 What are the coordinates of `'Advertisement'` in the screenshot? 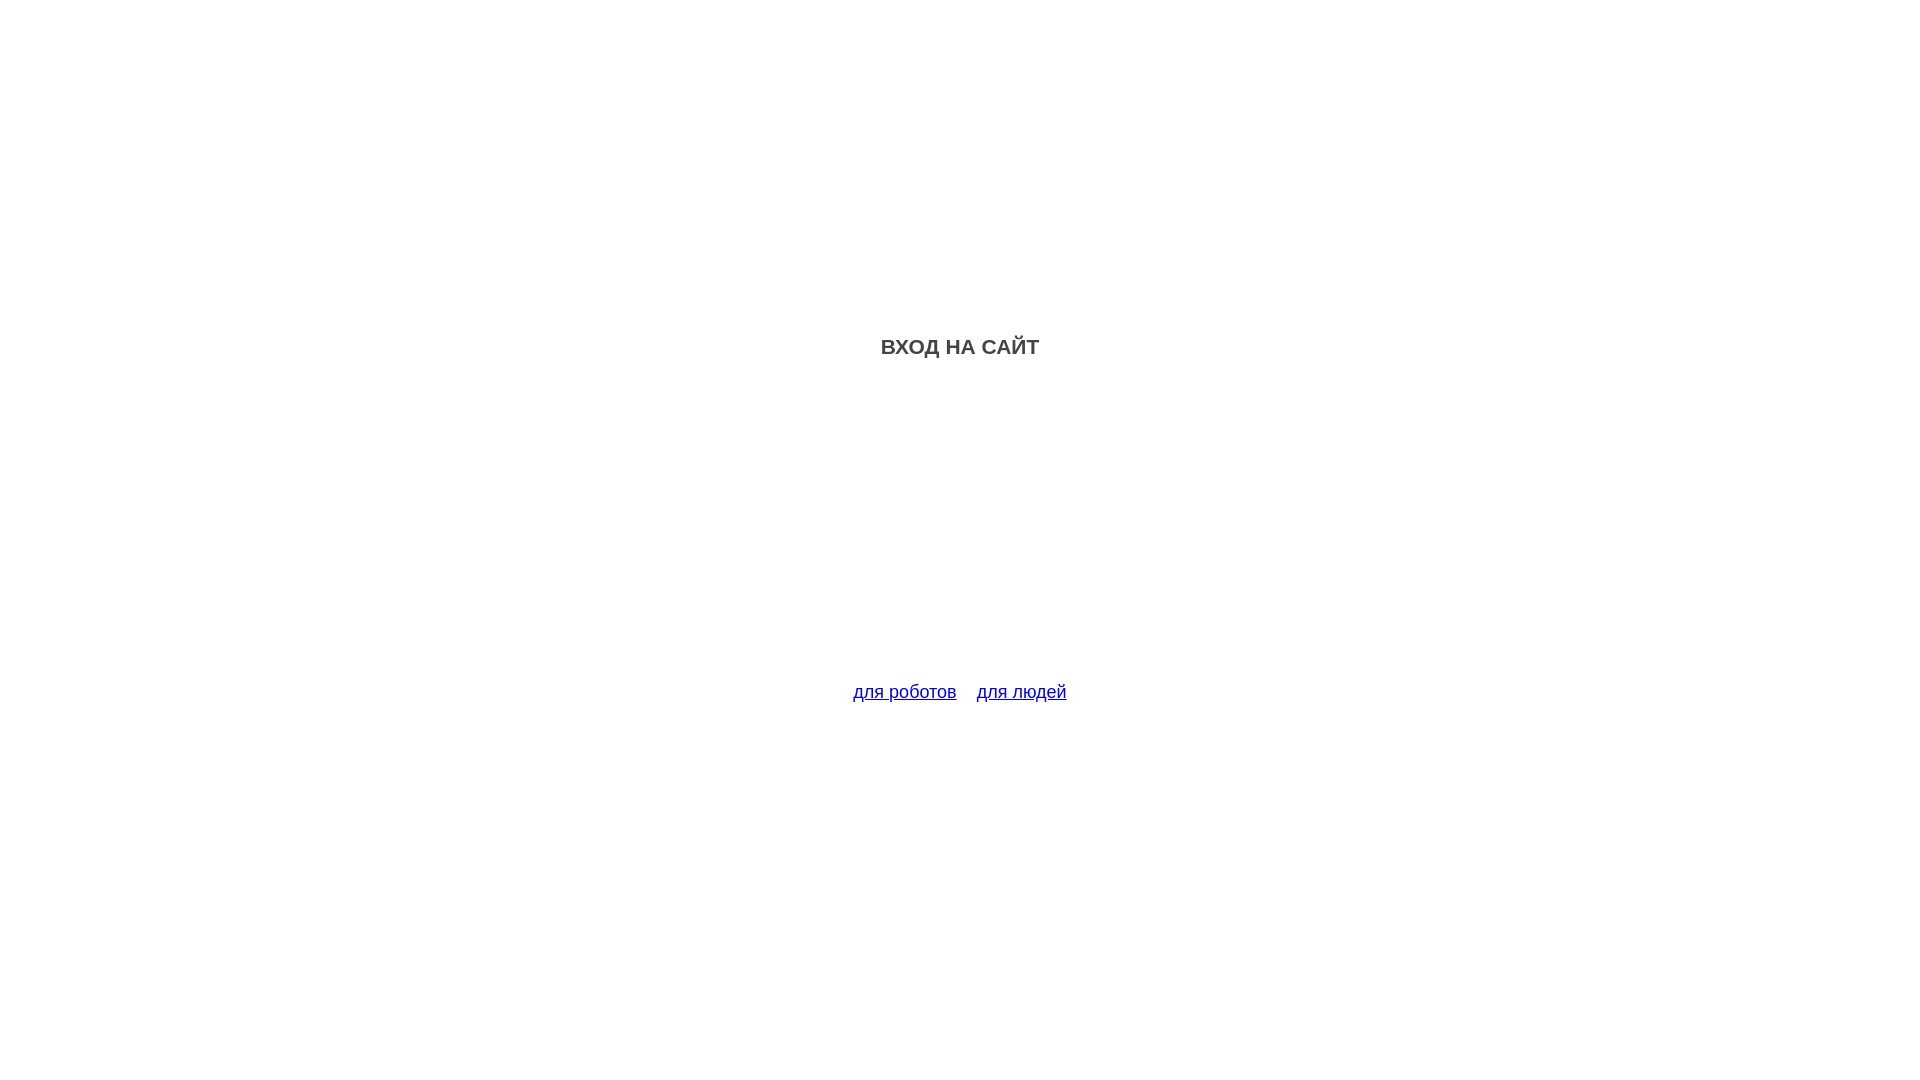 It's located at (960, 531).